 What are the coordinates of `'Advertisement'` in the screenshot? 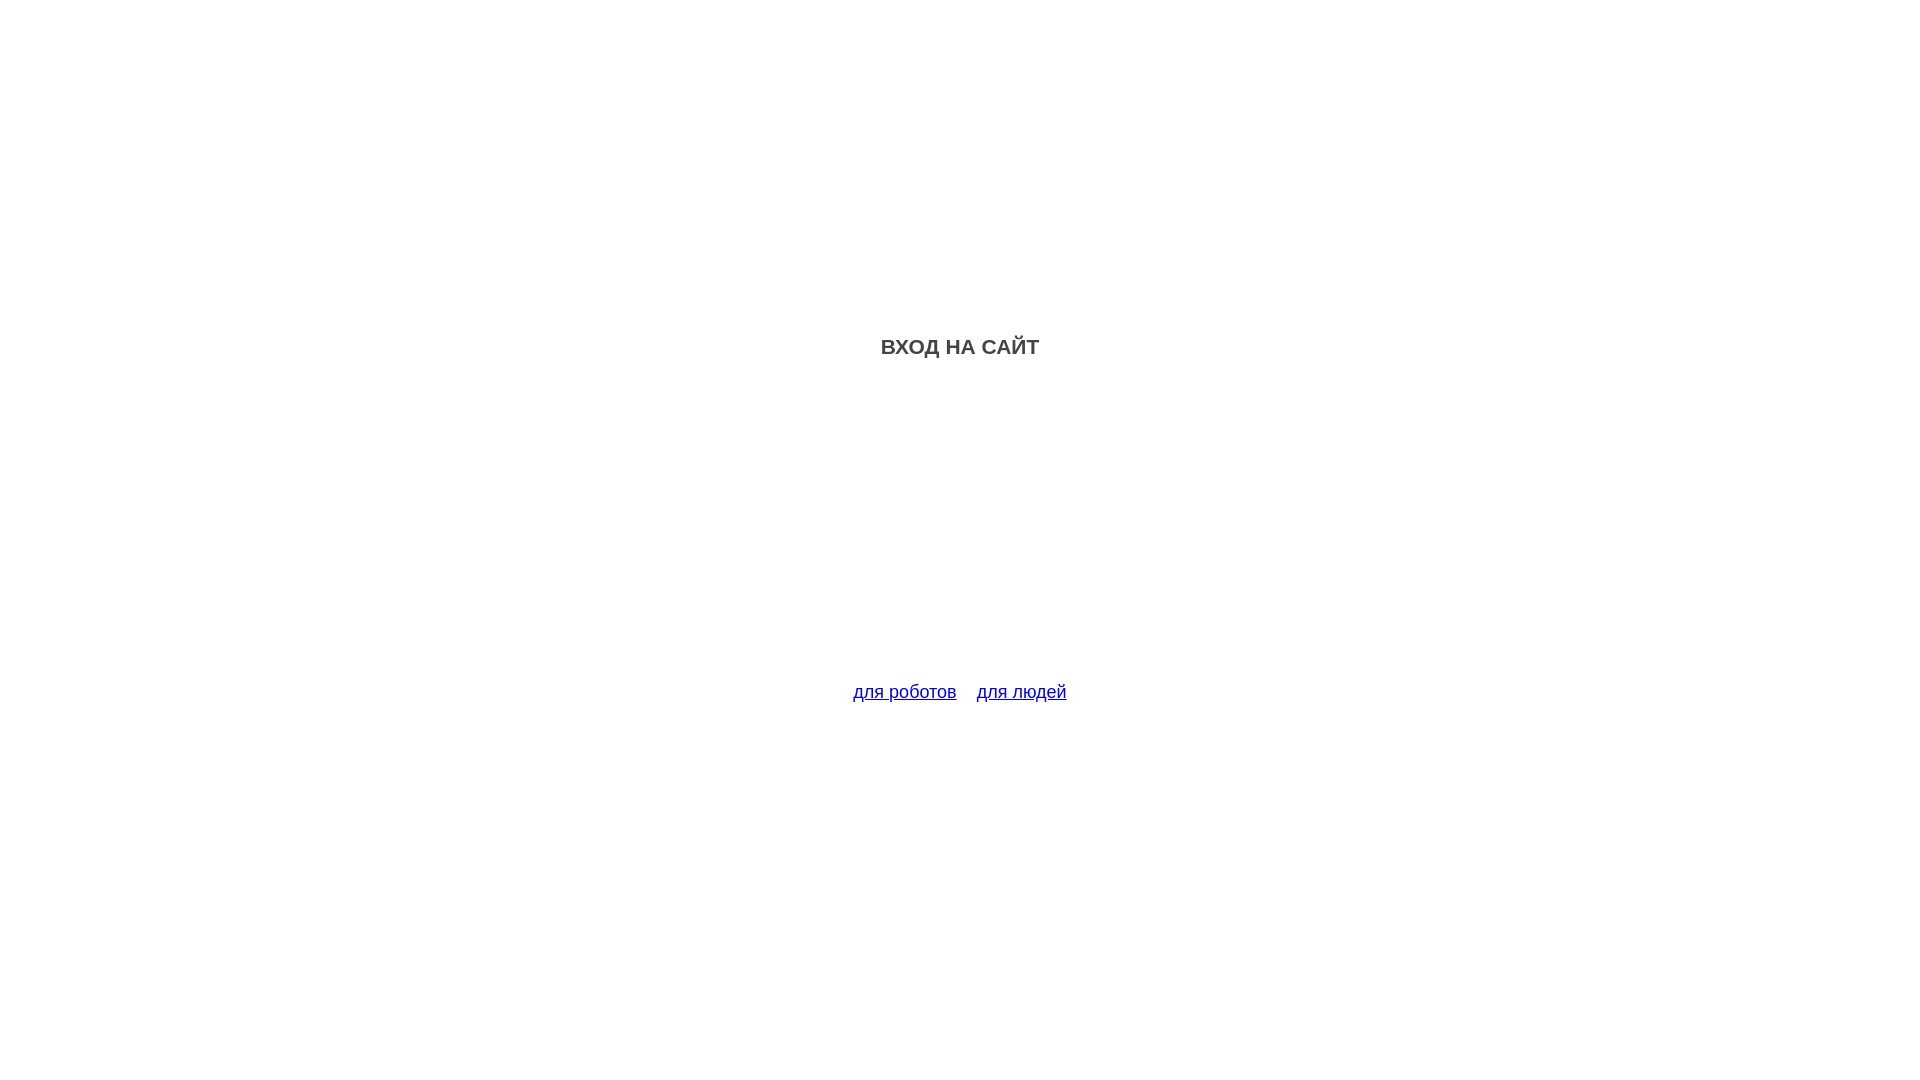 It's located at (960, 531).